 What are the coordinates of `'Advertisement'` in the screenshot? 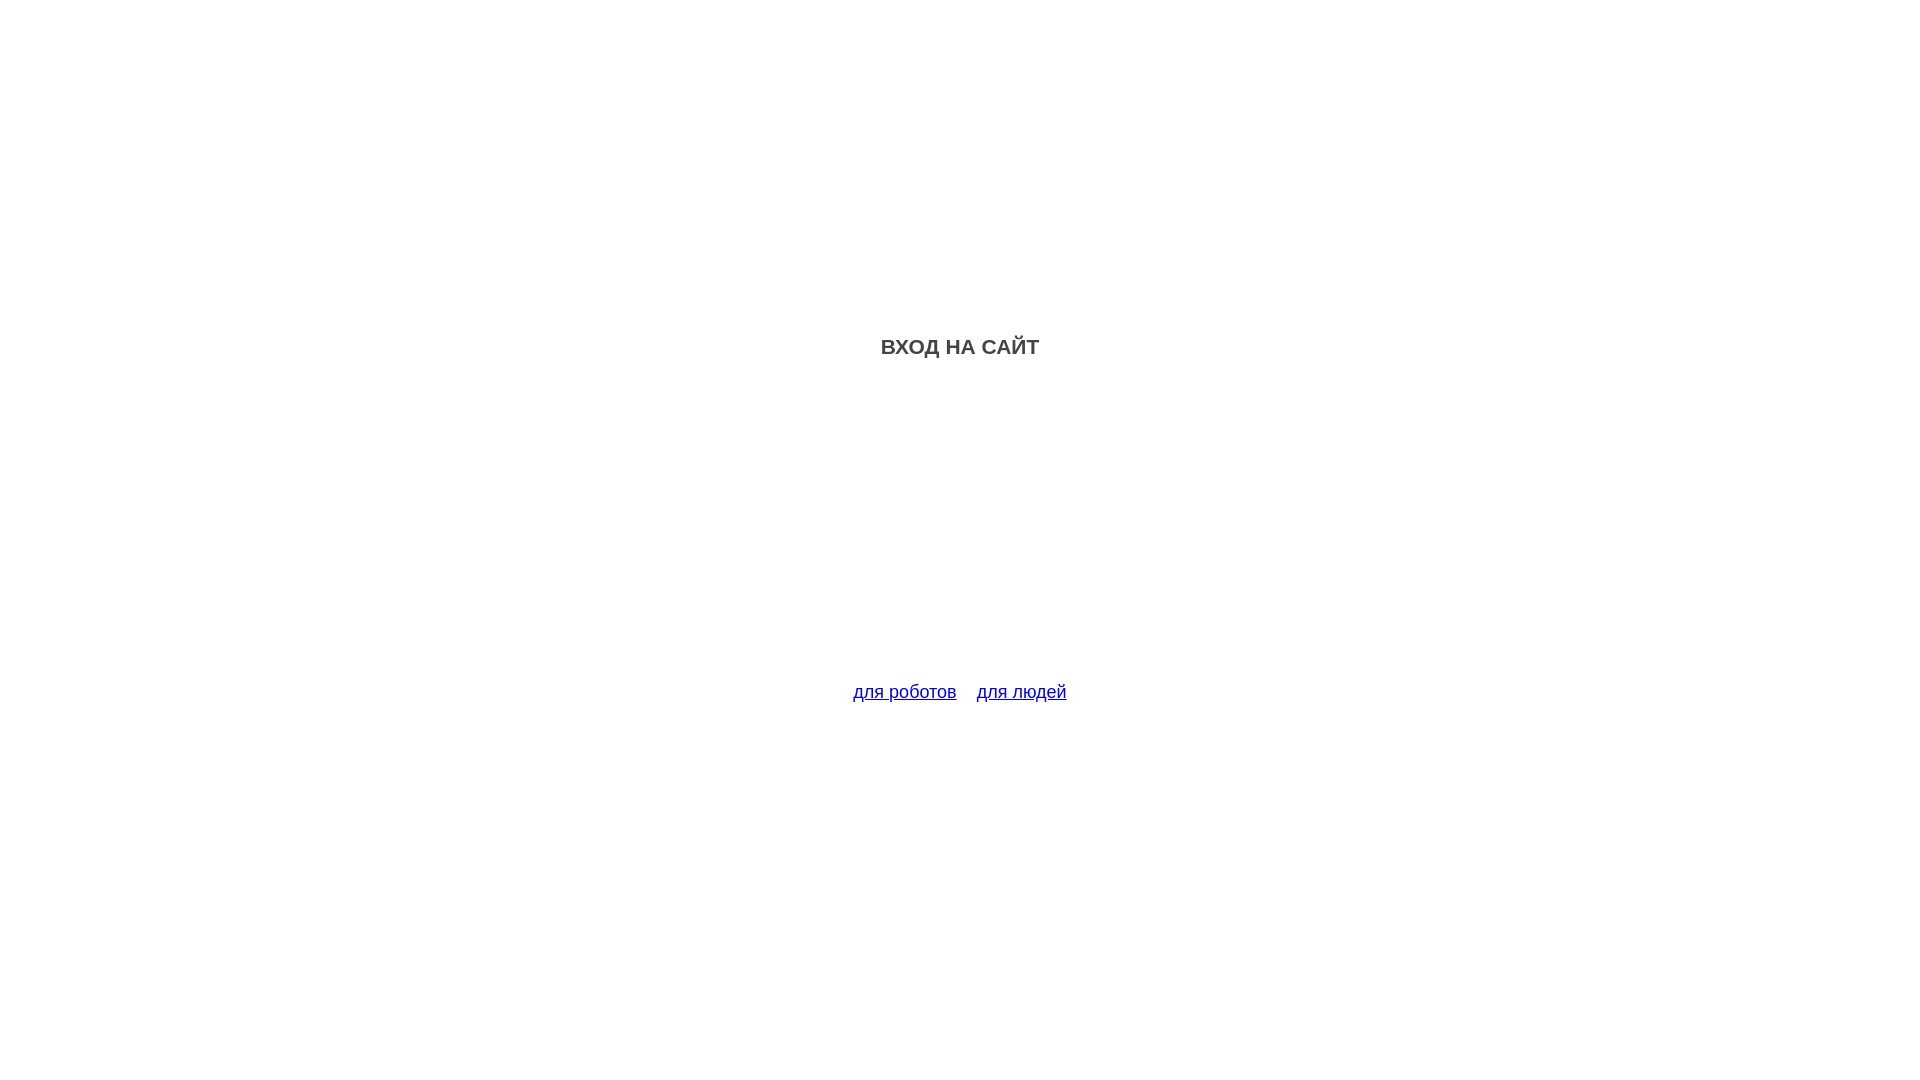 It's located at (960, 531).